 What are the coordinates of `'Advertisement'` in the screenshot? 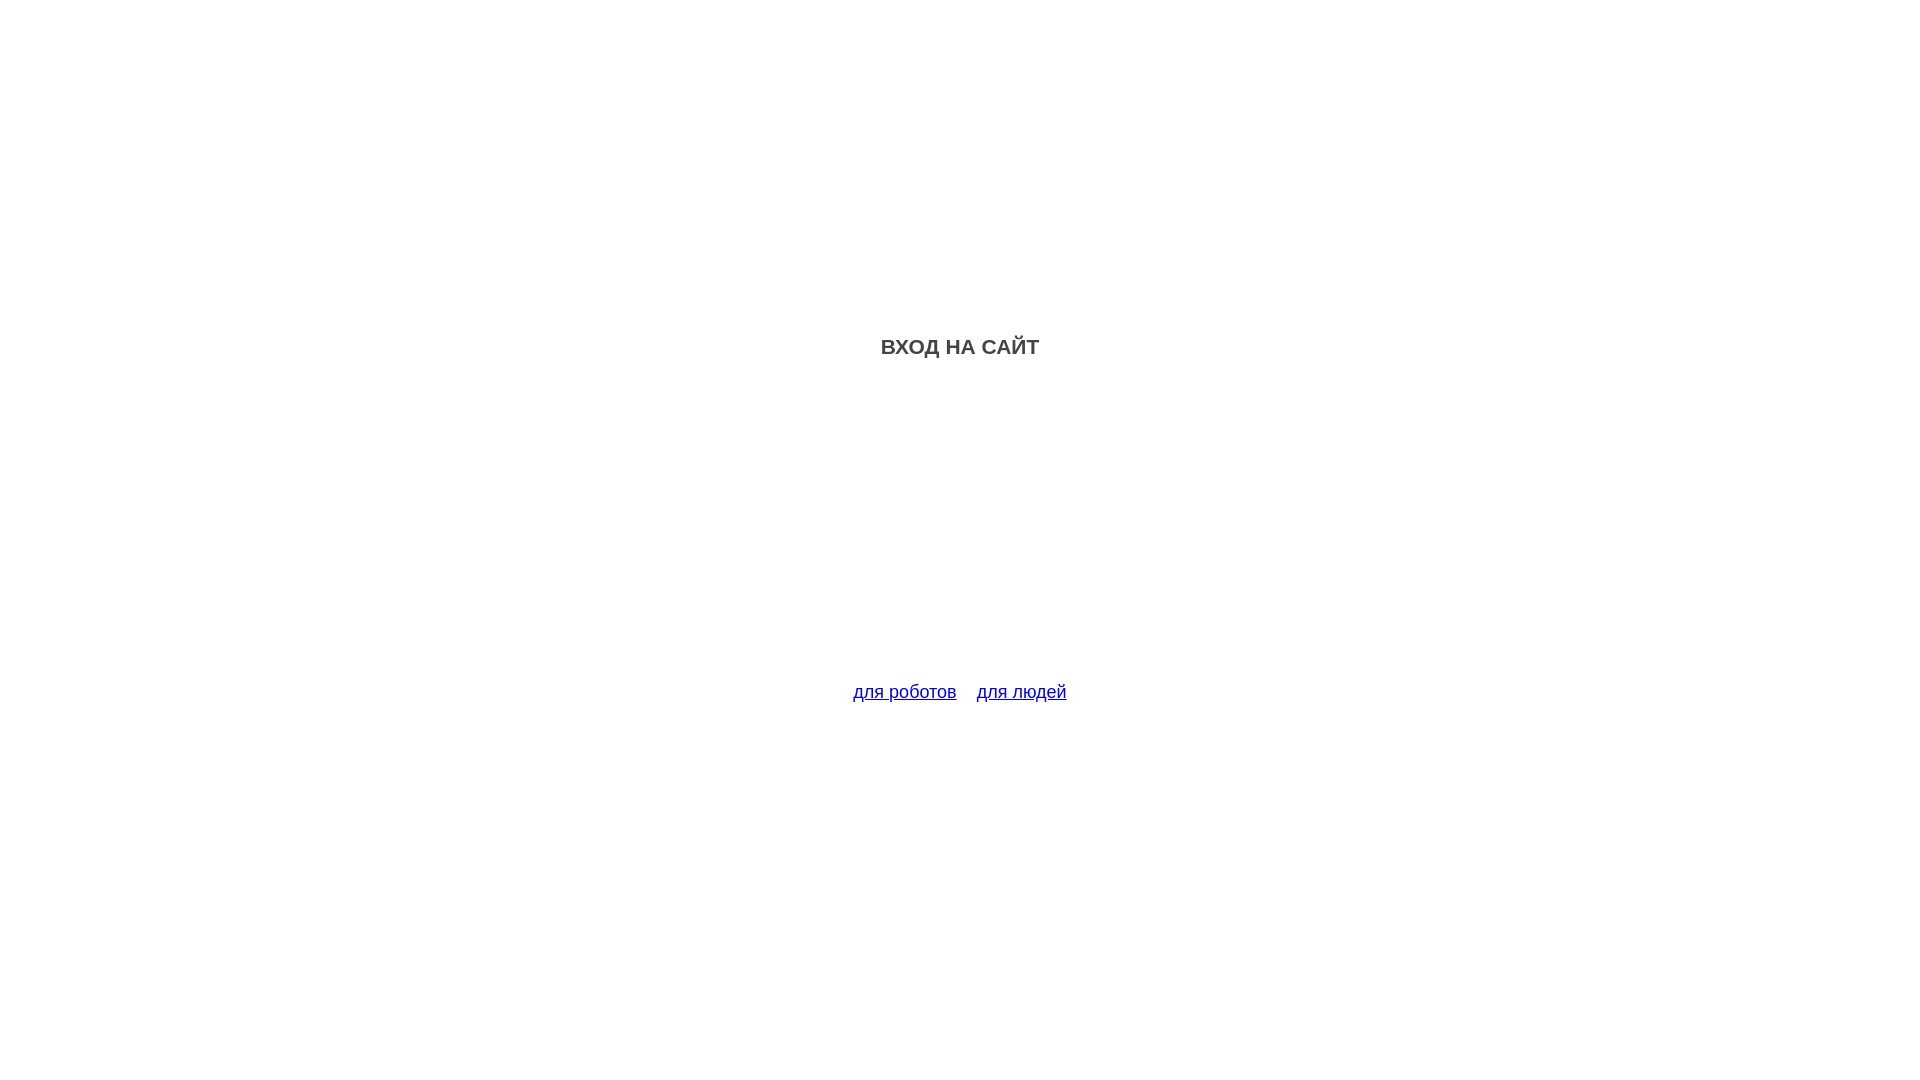 It's located at (960, 531).